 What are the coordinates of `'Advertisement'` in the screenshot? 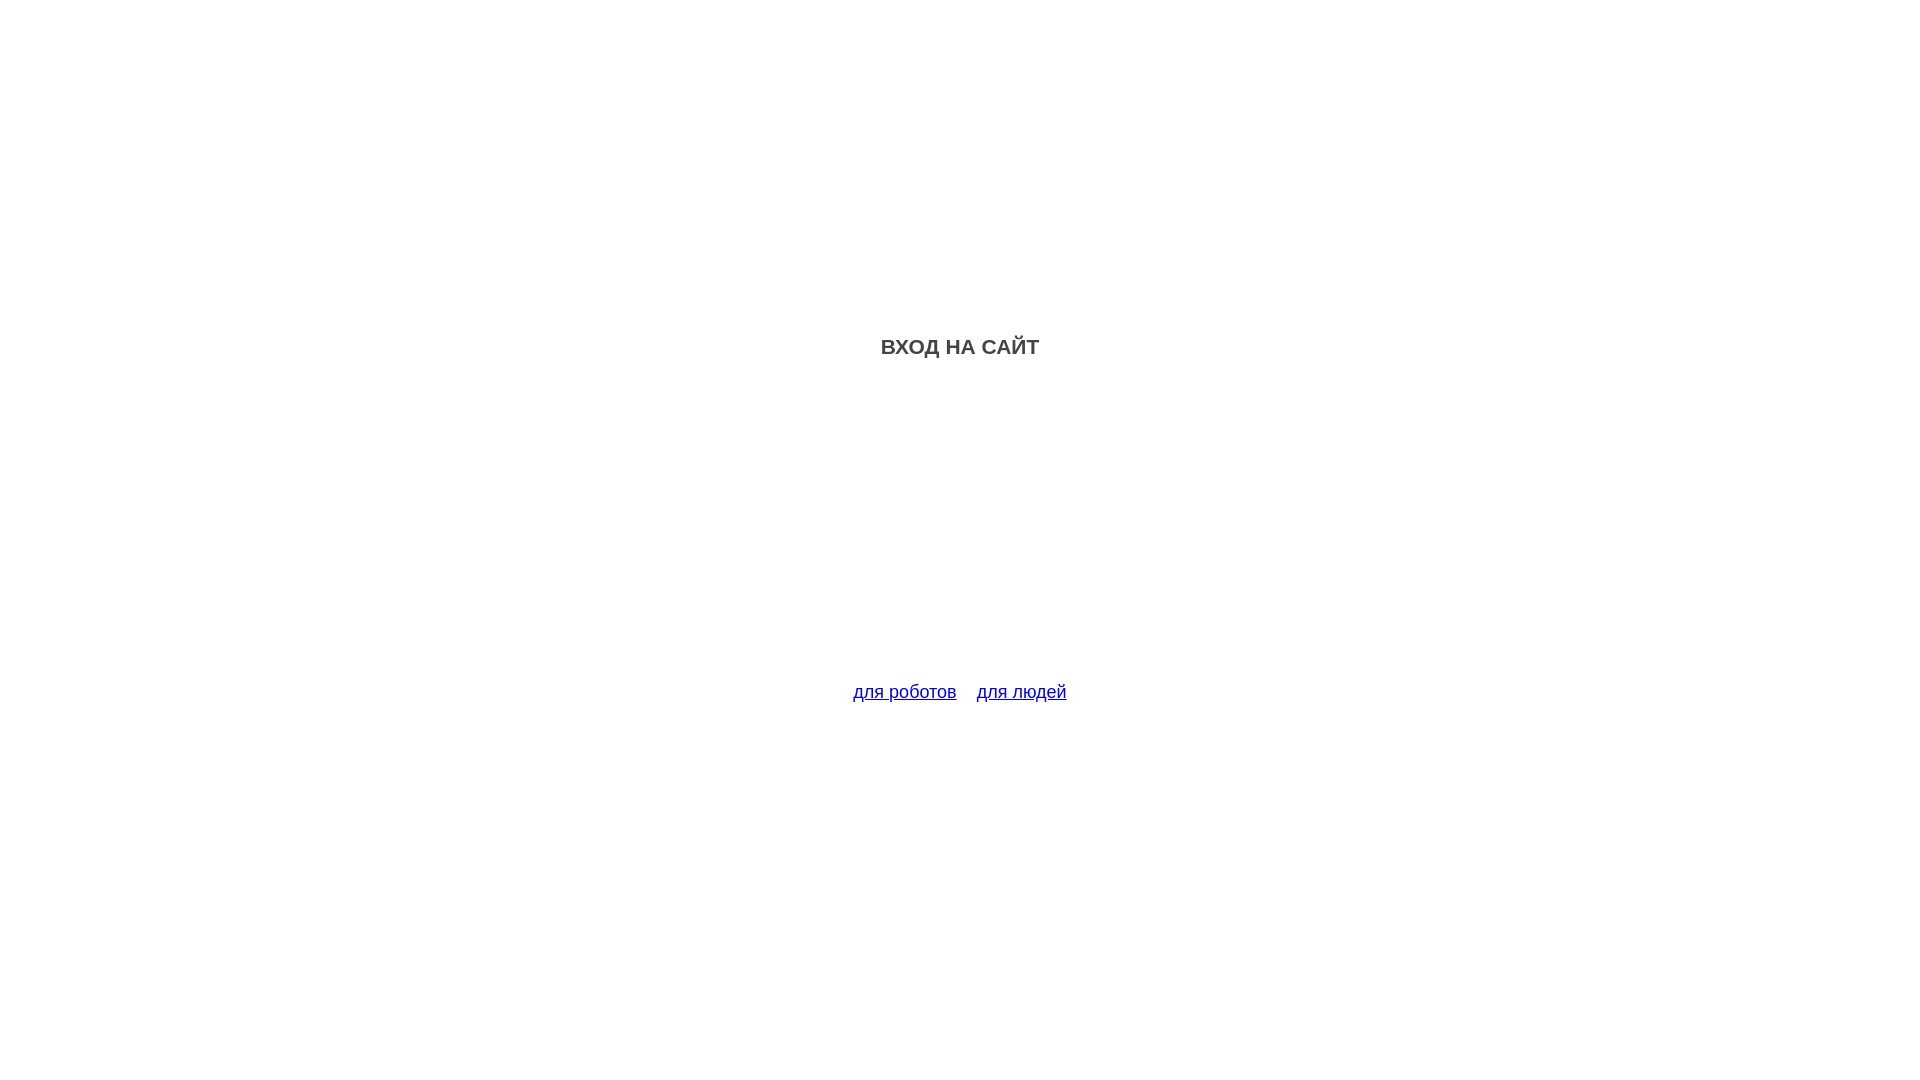 It's located at (960, 531).